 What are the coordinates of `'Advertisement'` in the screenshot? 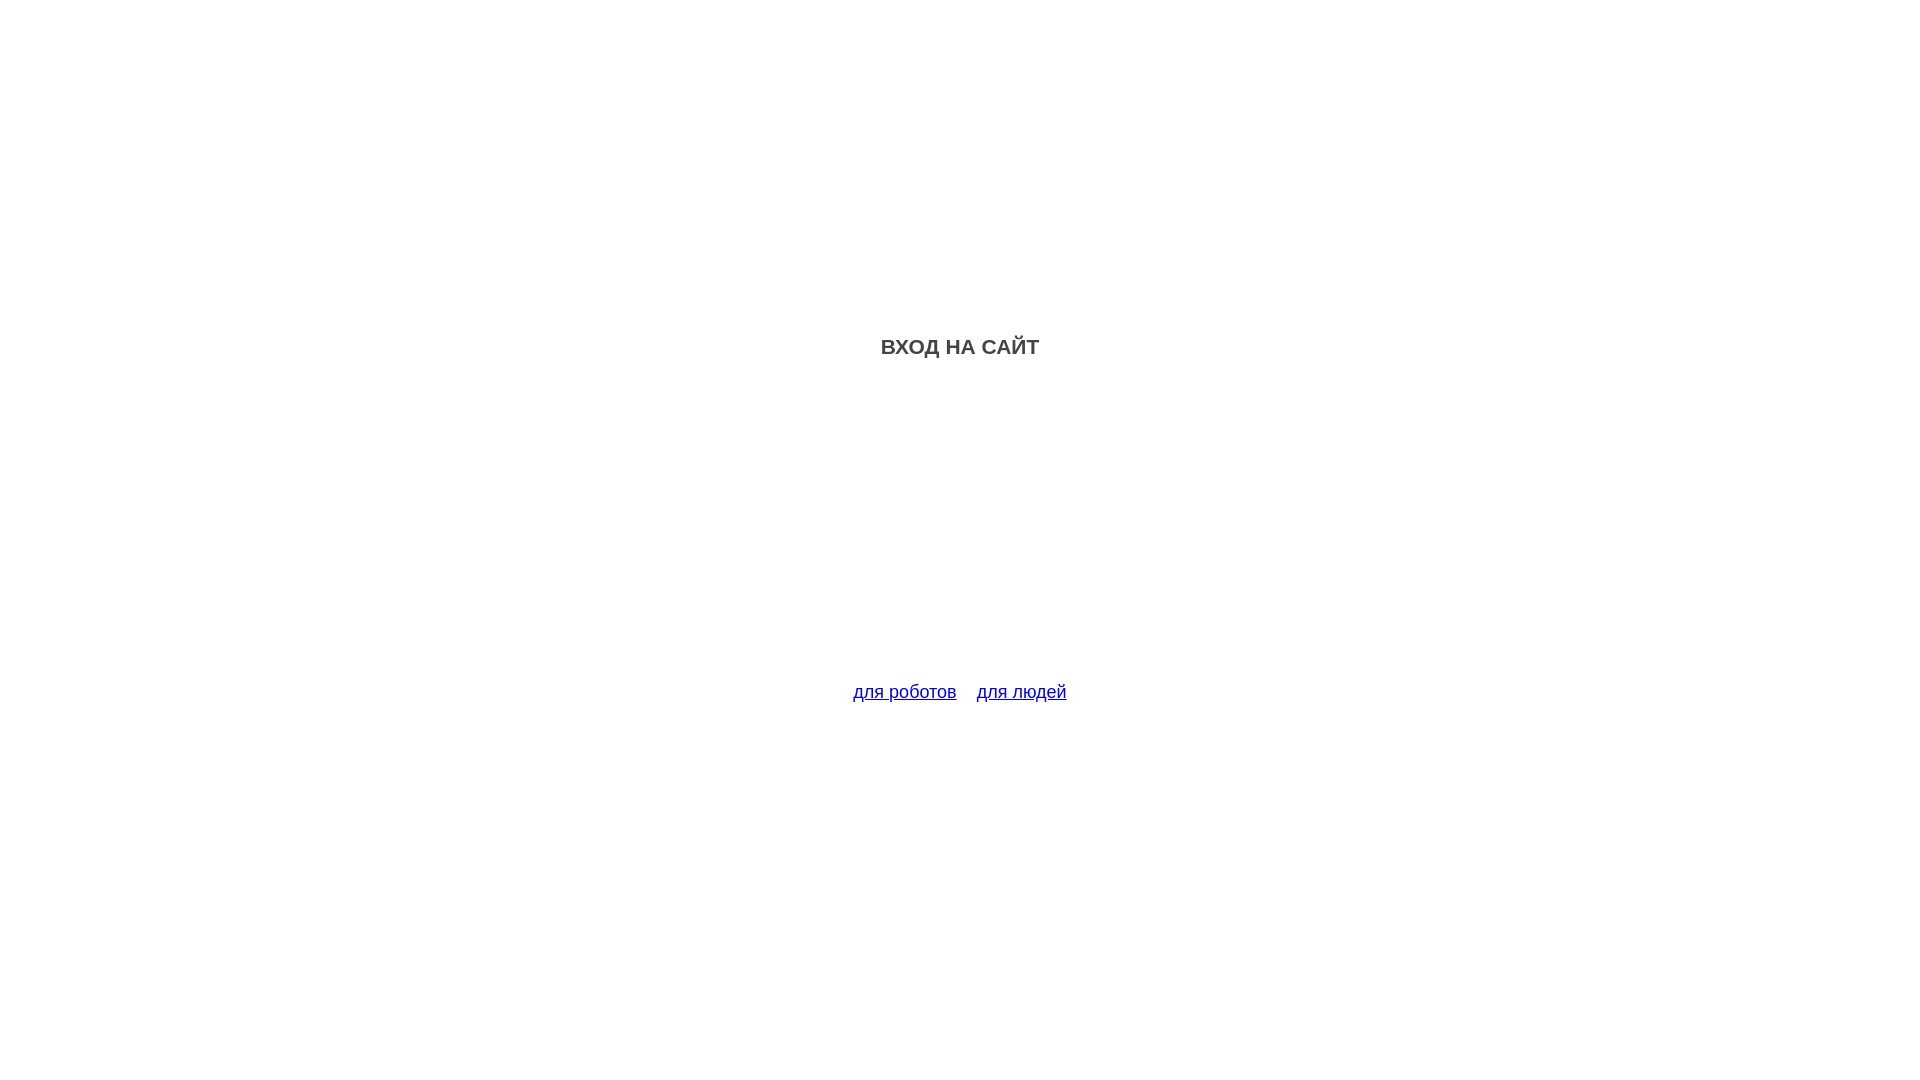 It's located at (960, 531).